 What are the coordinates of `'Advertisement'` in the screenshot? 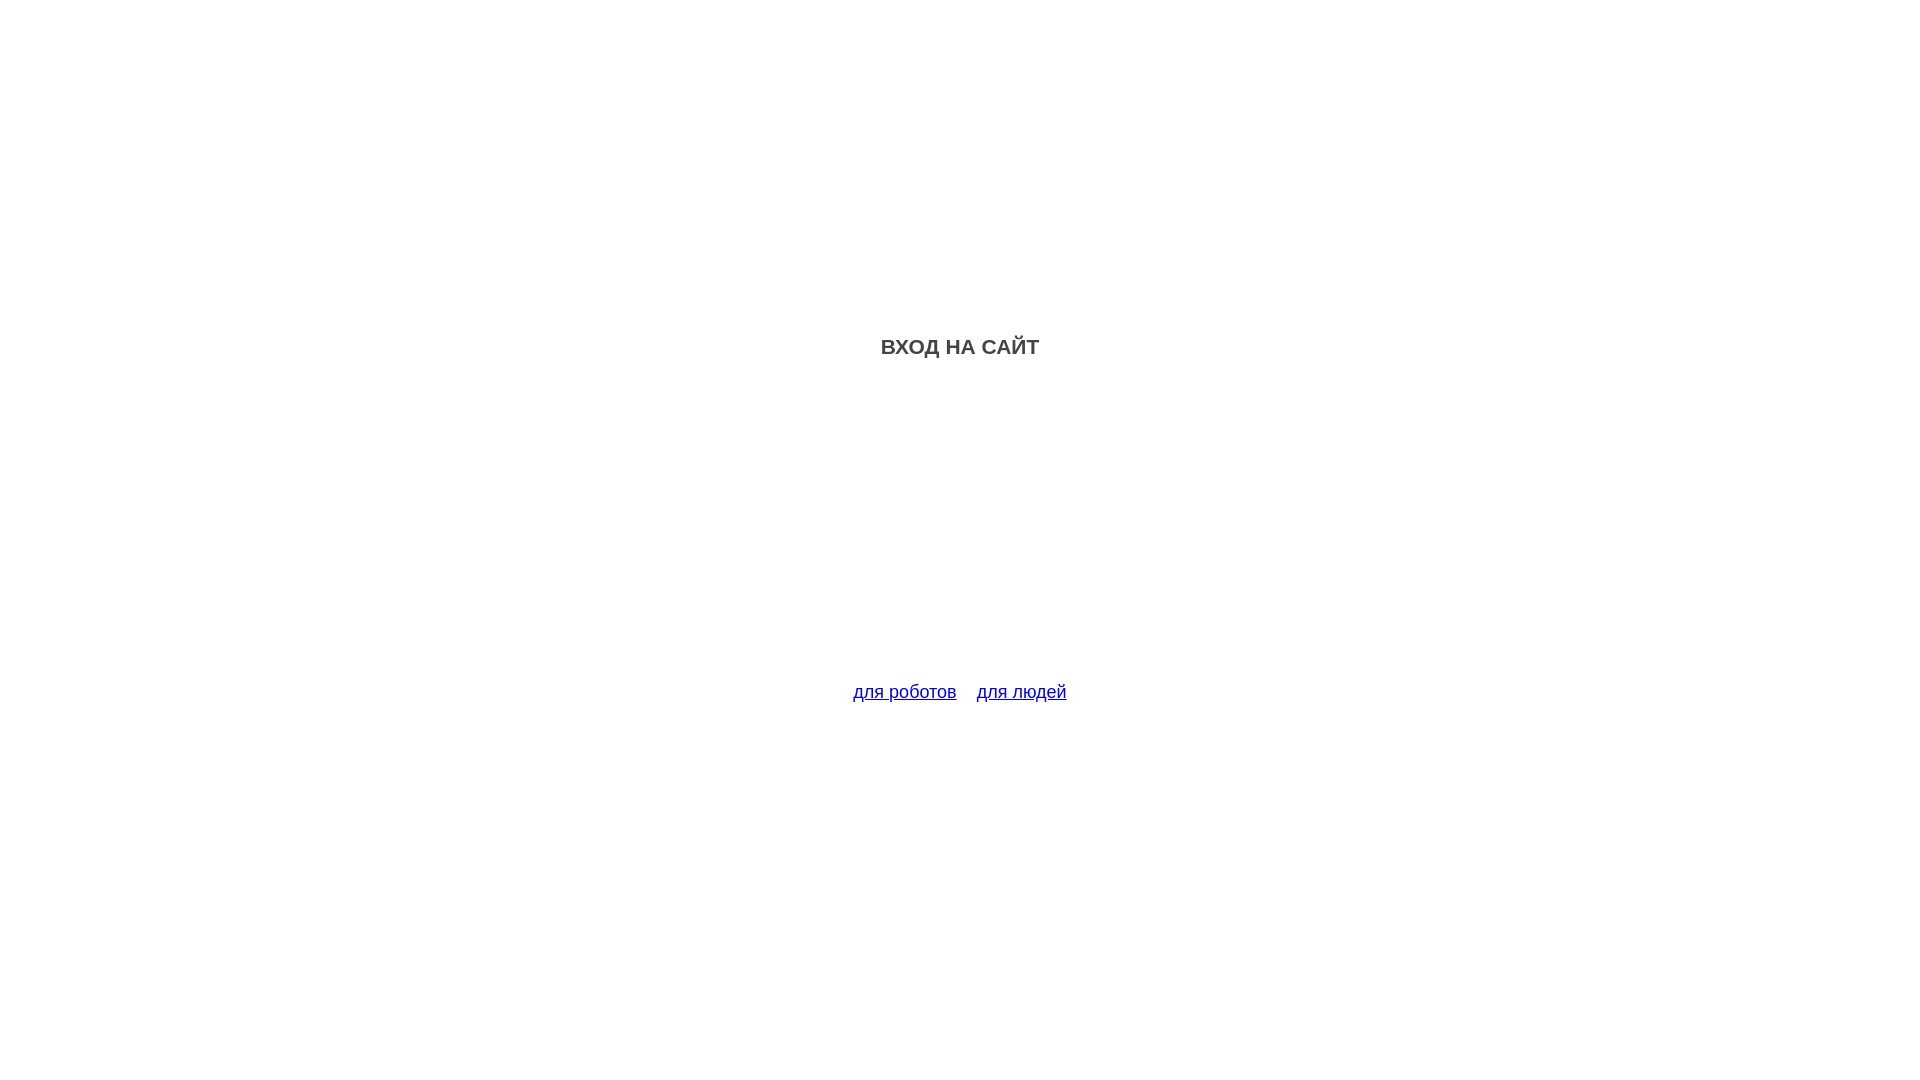 It's located at (960, 531).